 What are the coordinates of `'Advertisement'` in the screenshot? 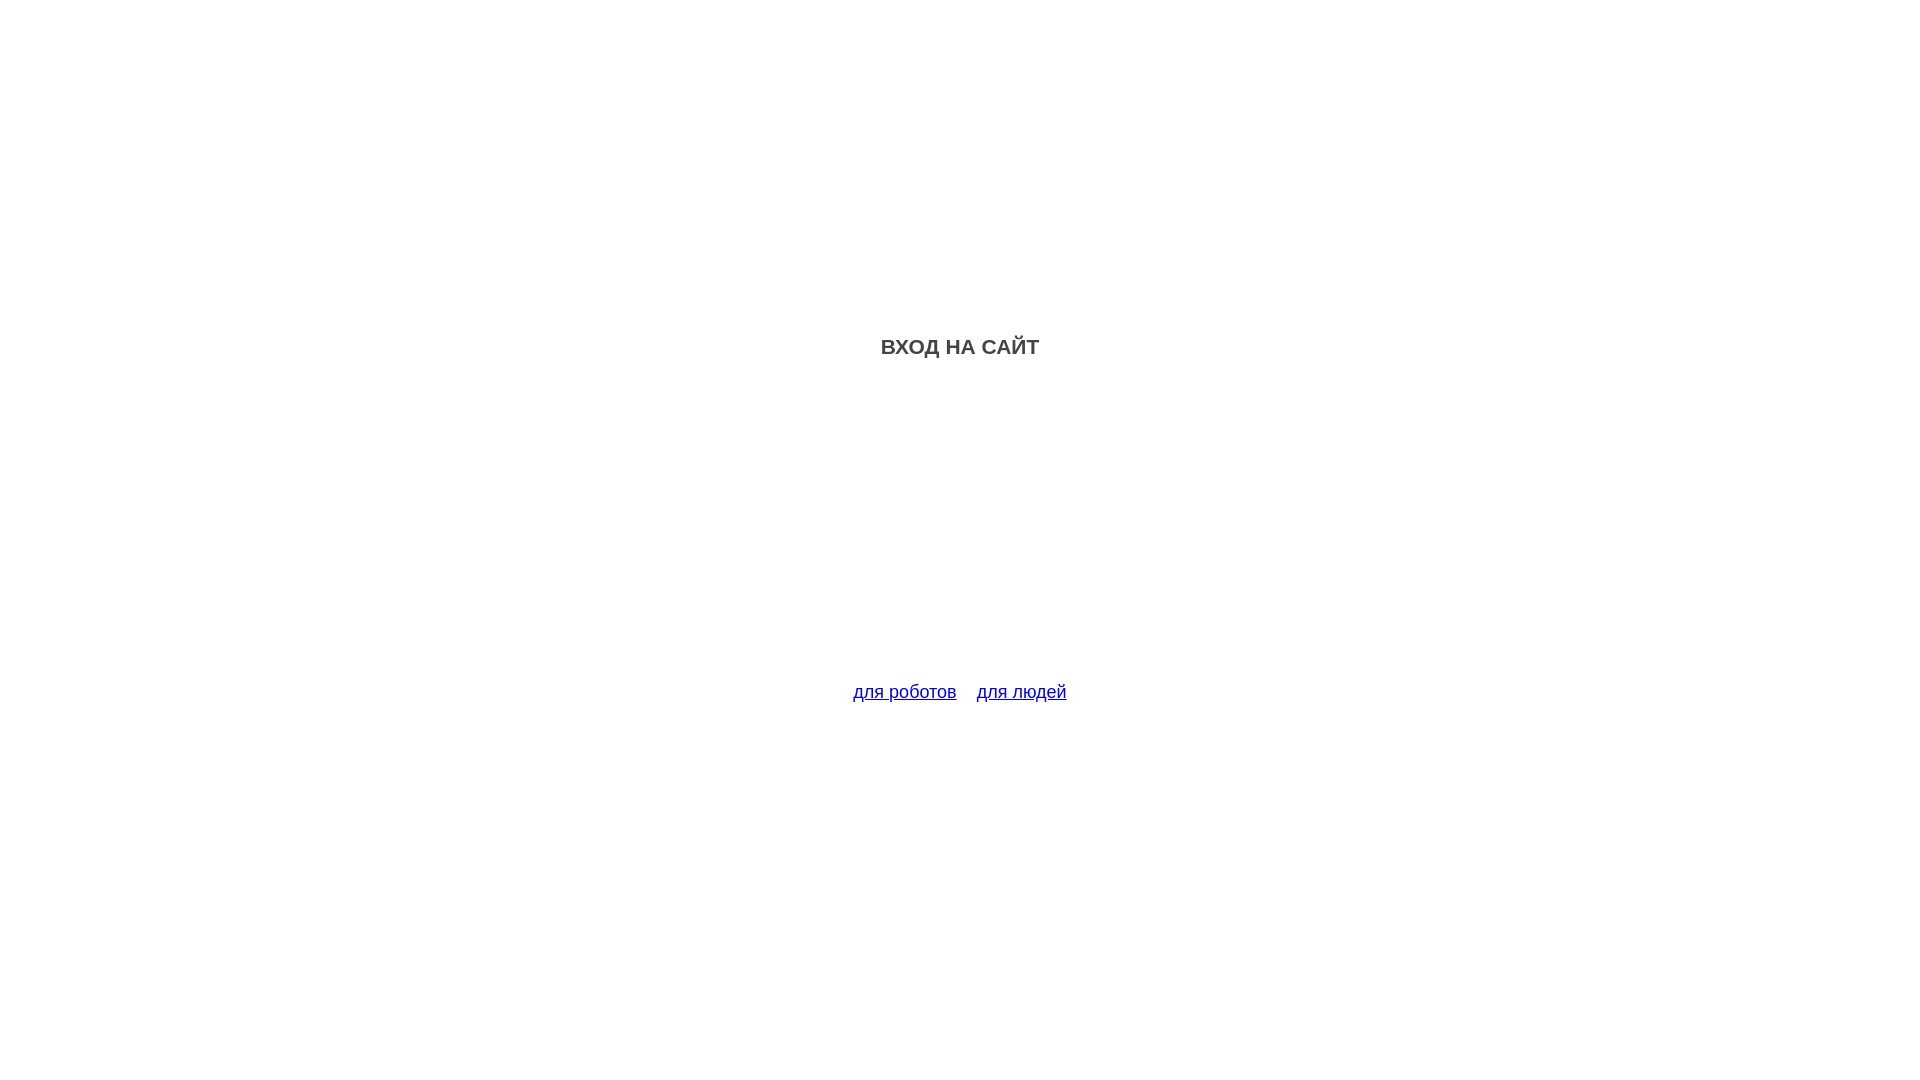 It's located at (960, 531).